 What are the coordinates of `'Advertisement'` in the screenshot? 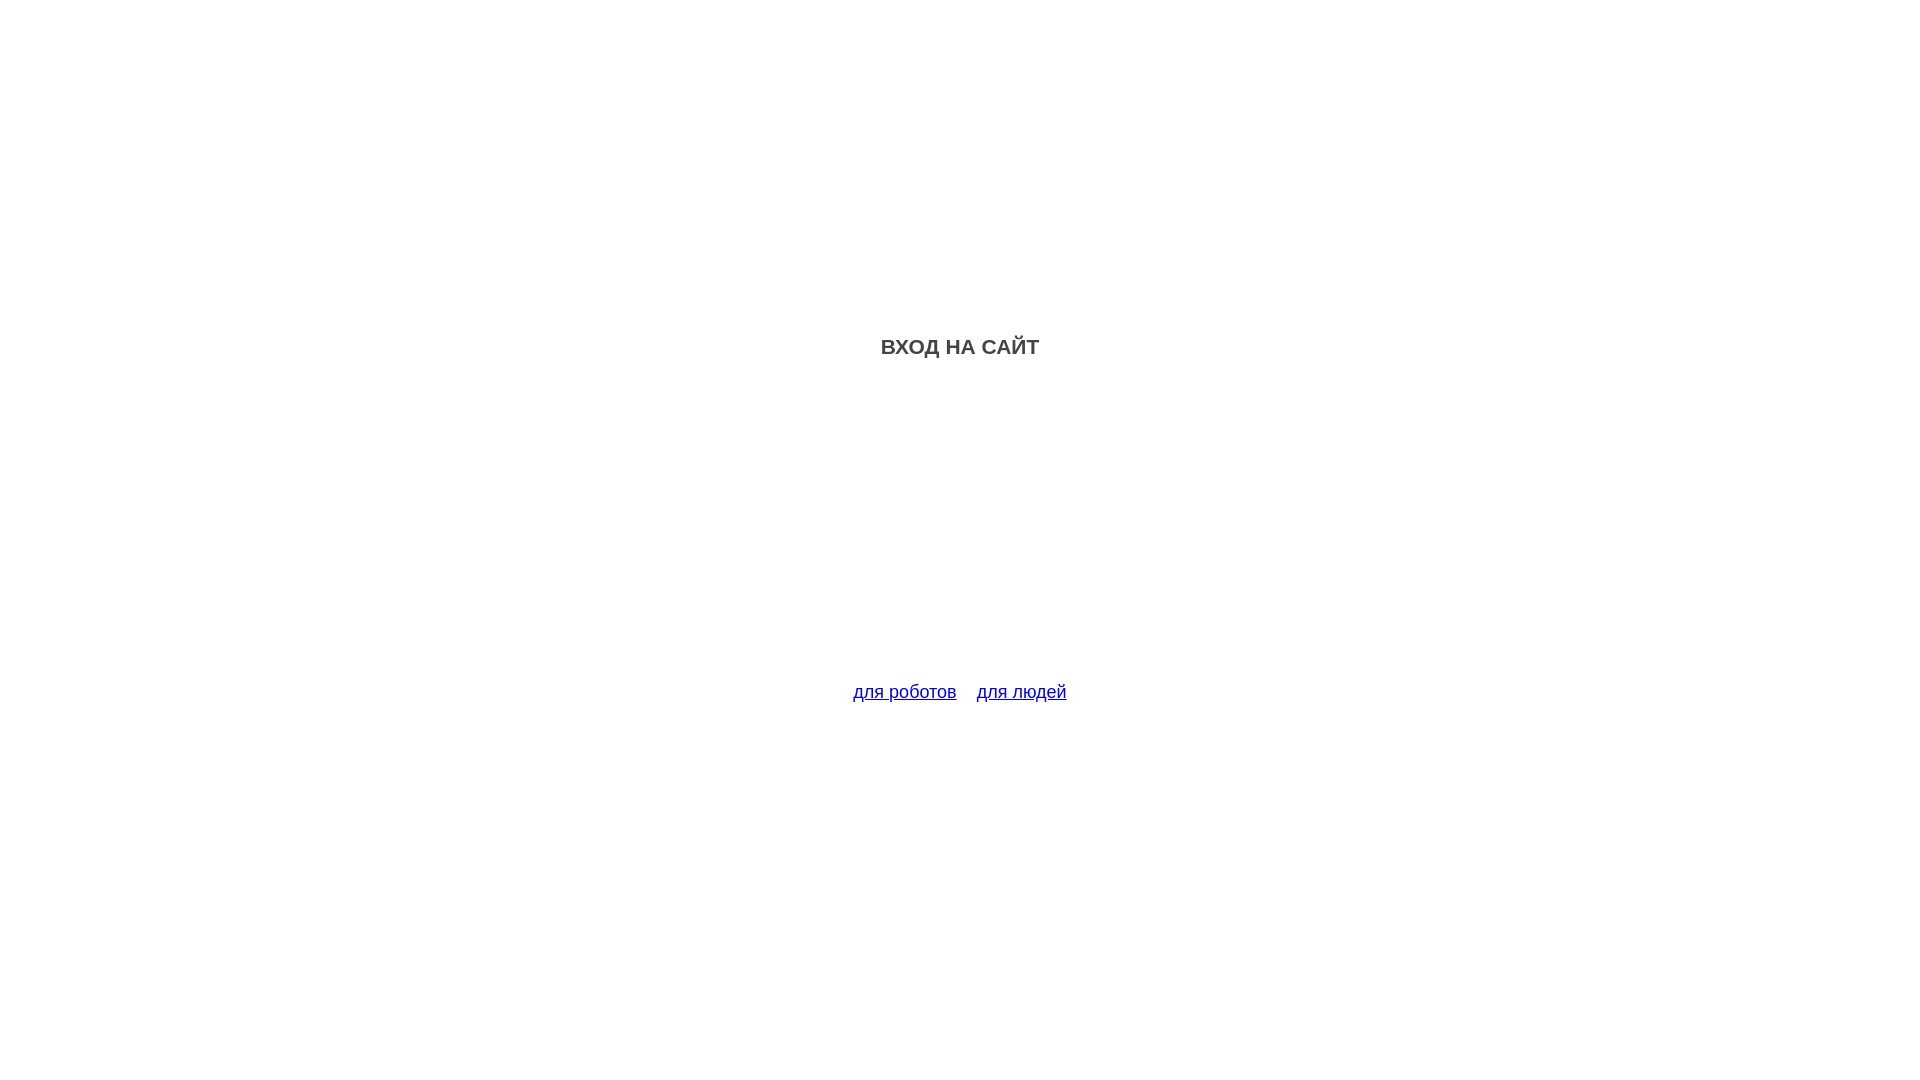 It's located at (960, 531).